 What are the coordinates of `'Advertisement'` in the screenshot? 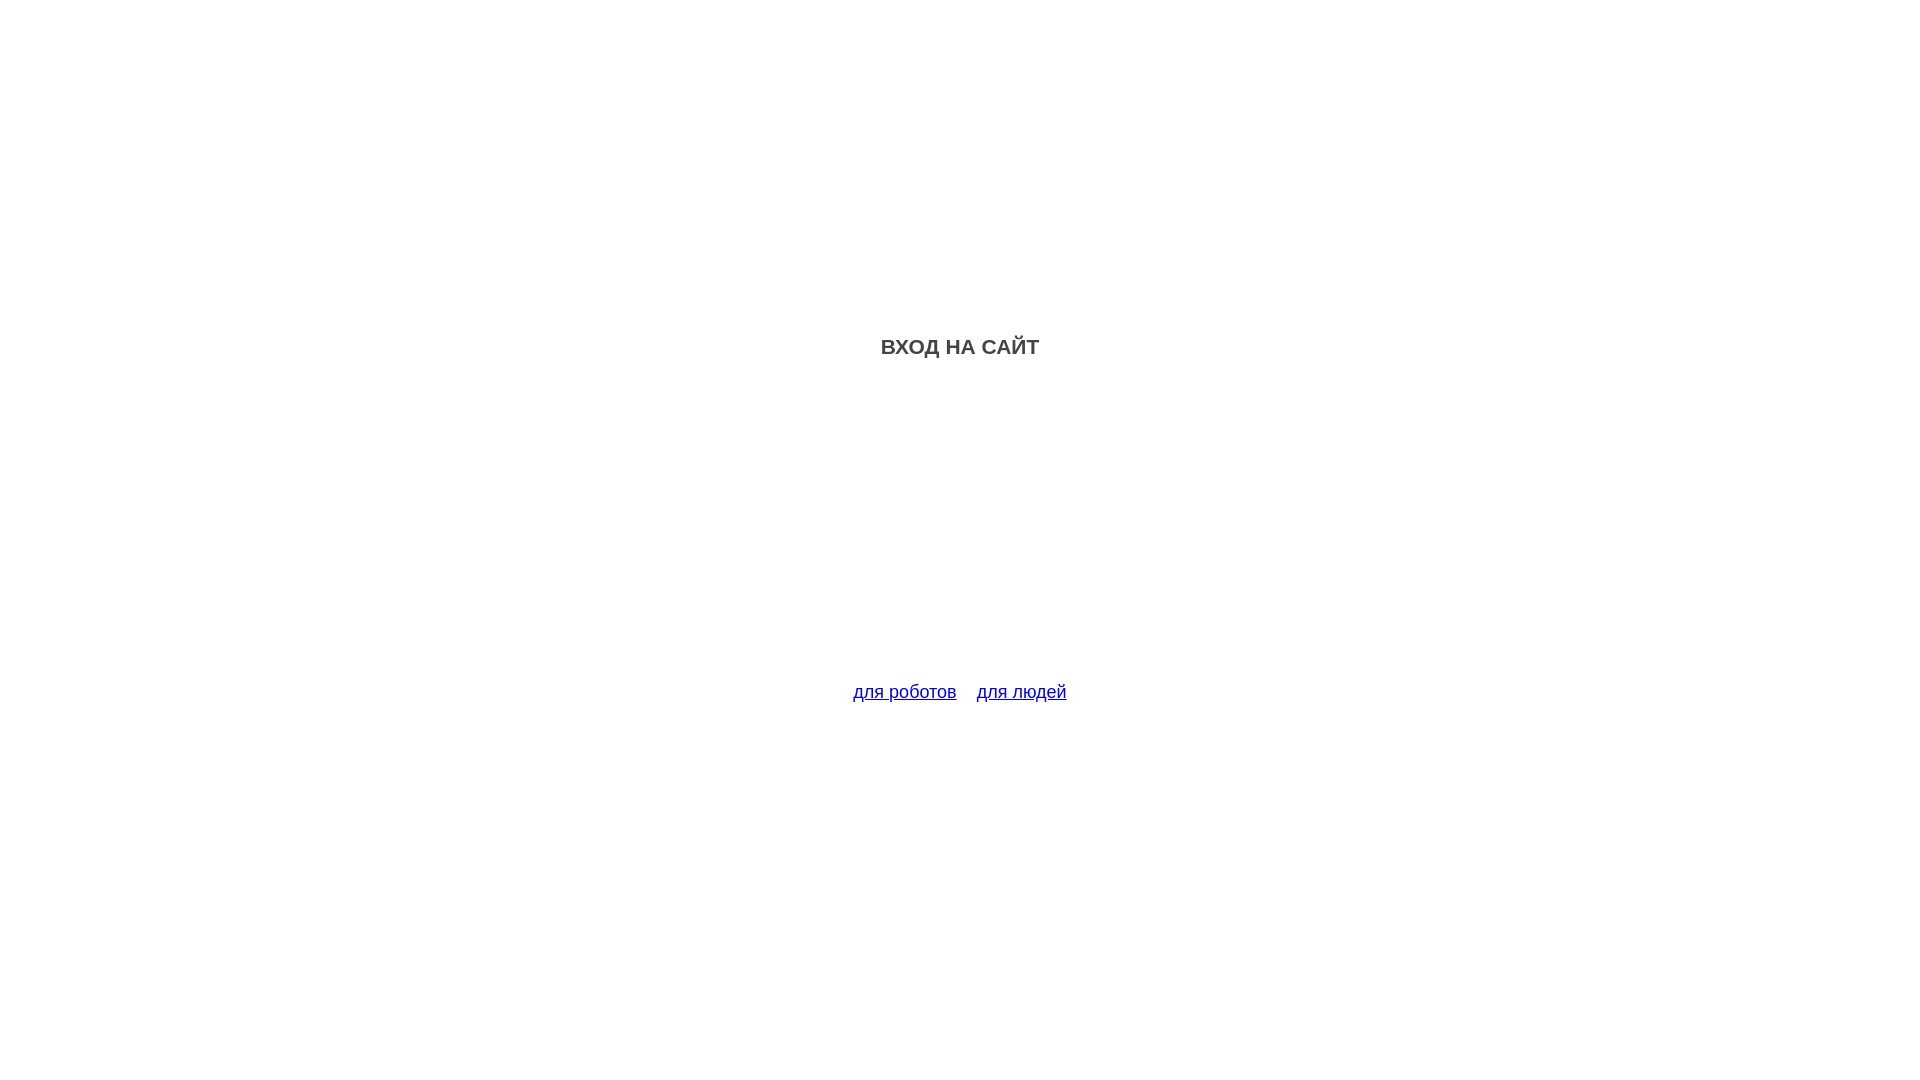 It's located at (960, 531).